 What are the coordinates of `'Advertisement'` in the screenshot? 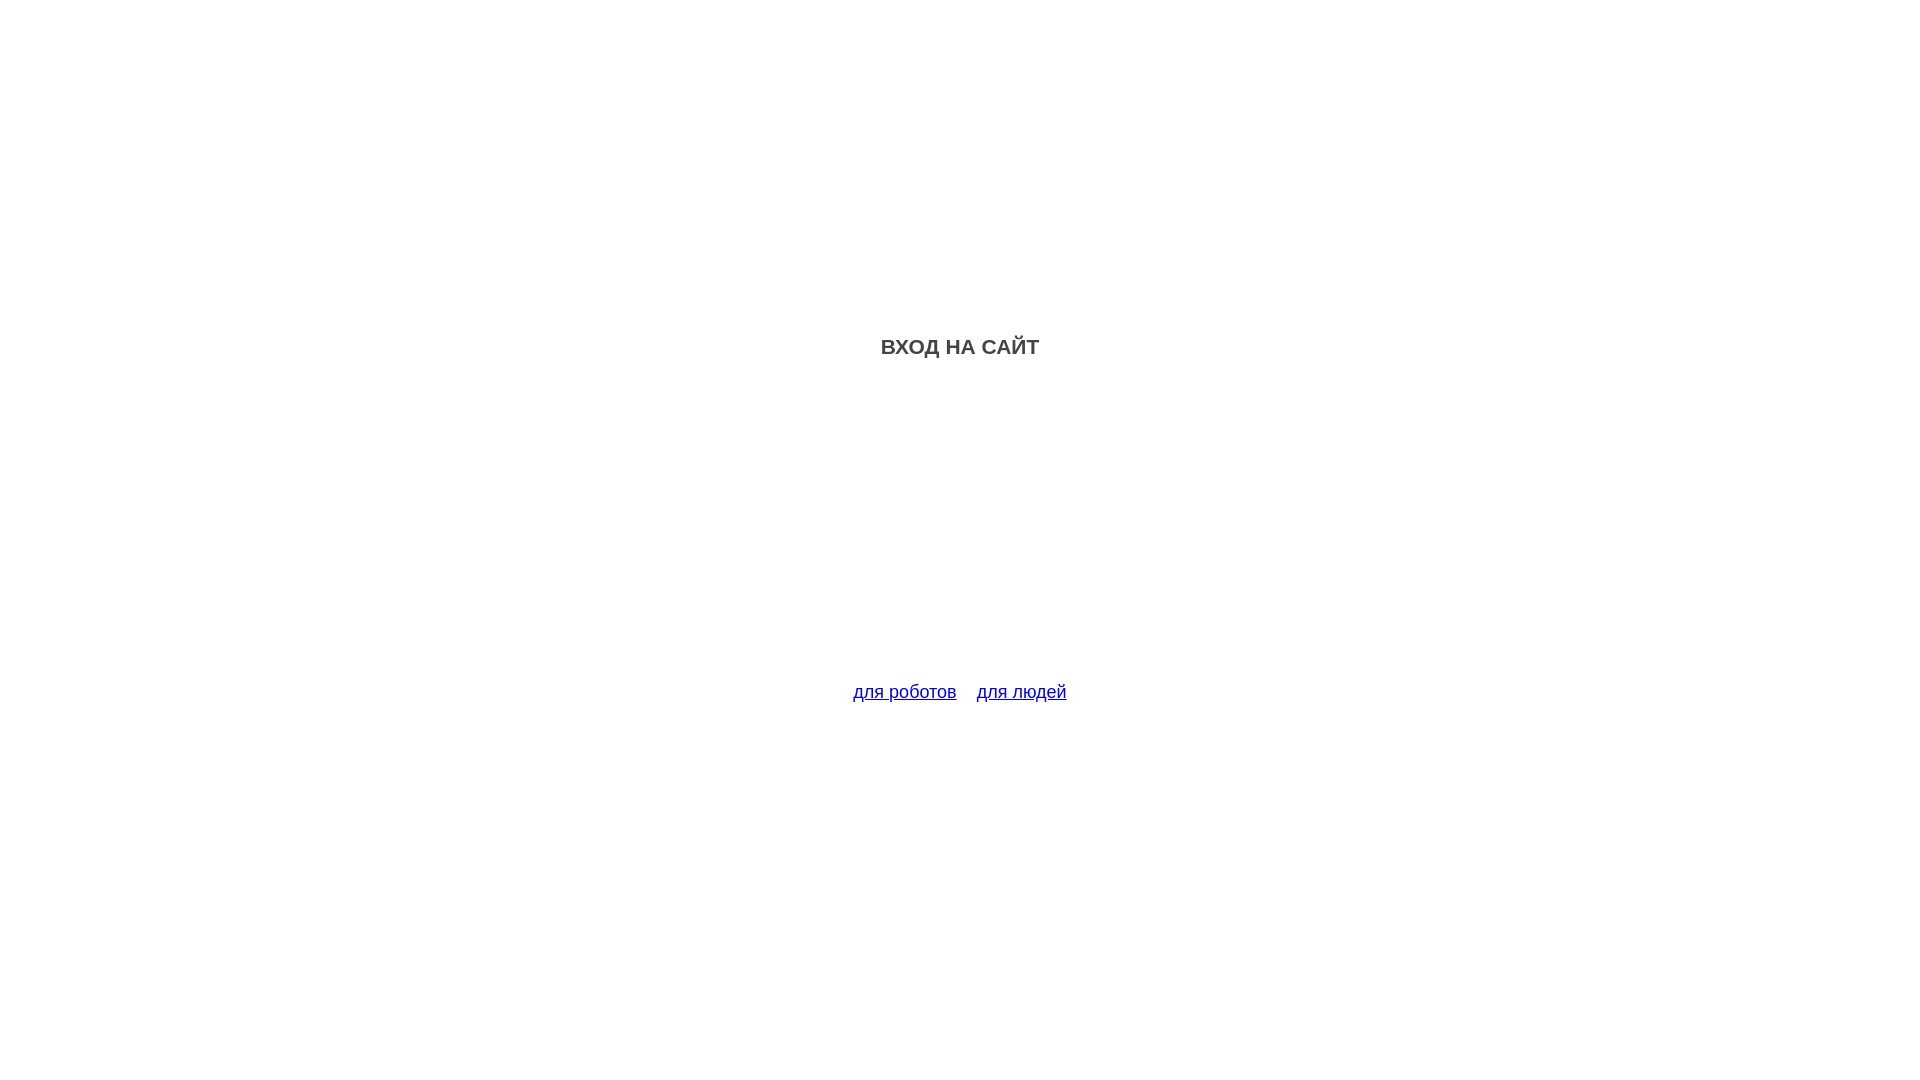 It's located at (960, 531).